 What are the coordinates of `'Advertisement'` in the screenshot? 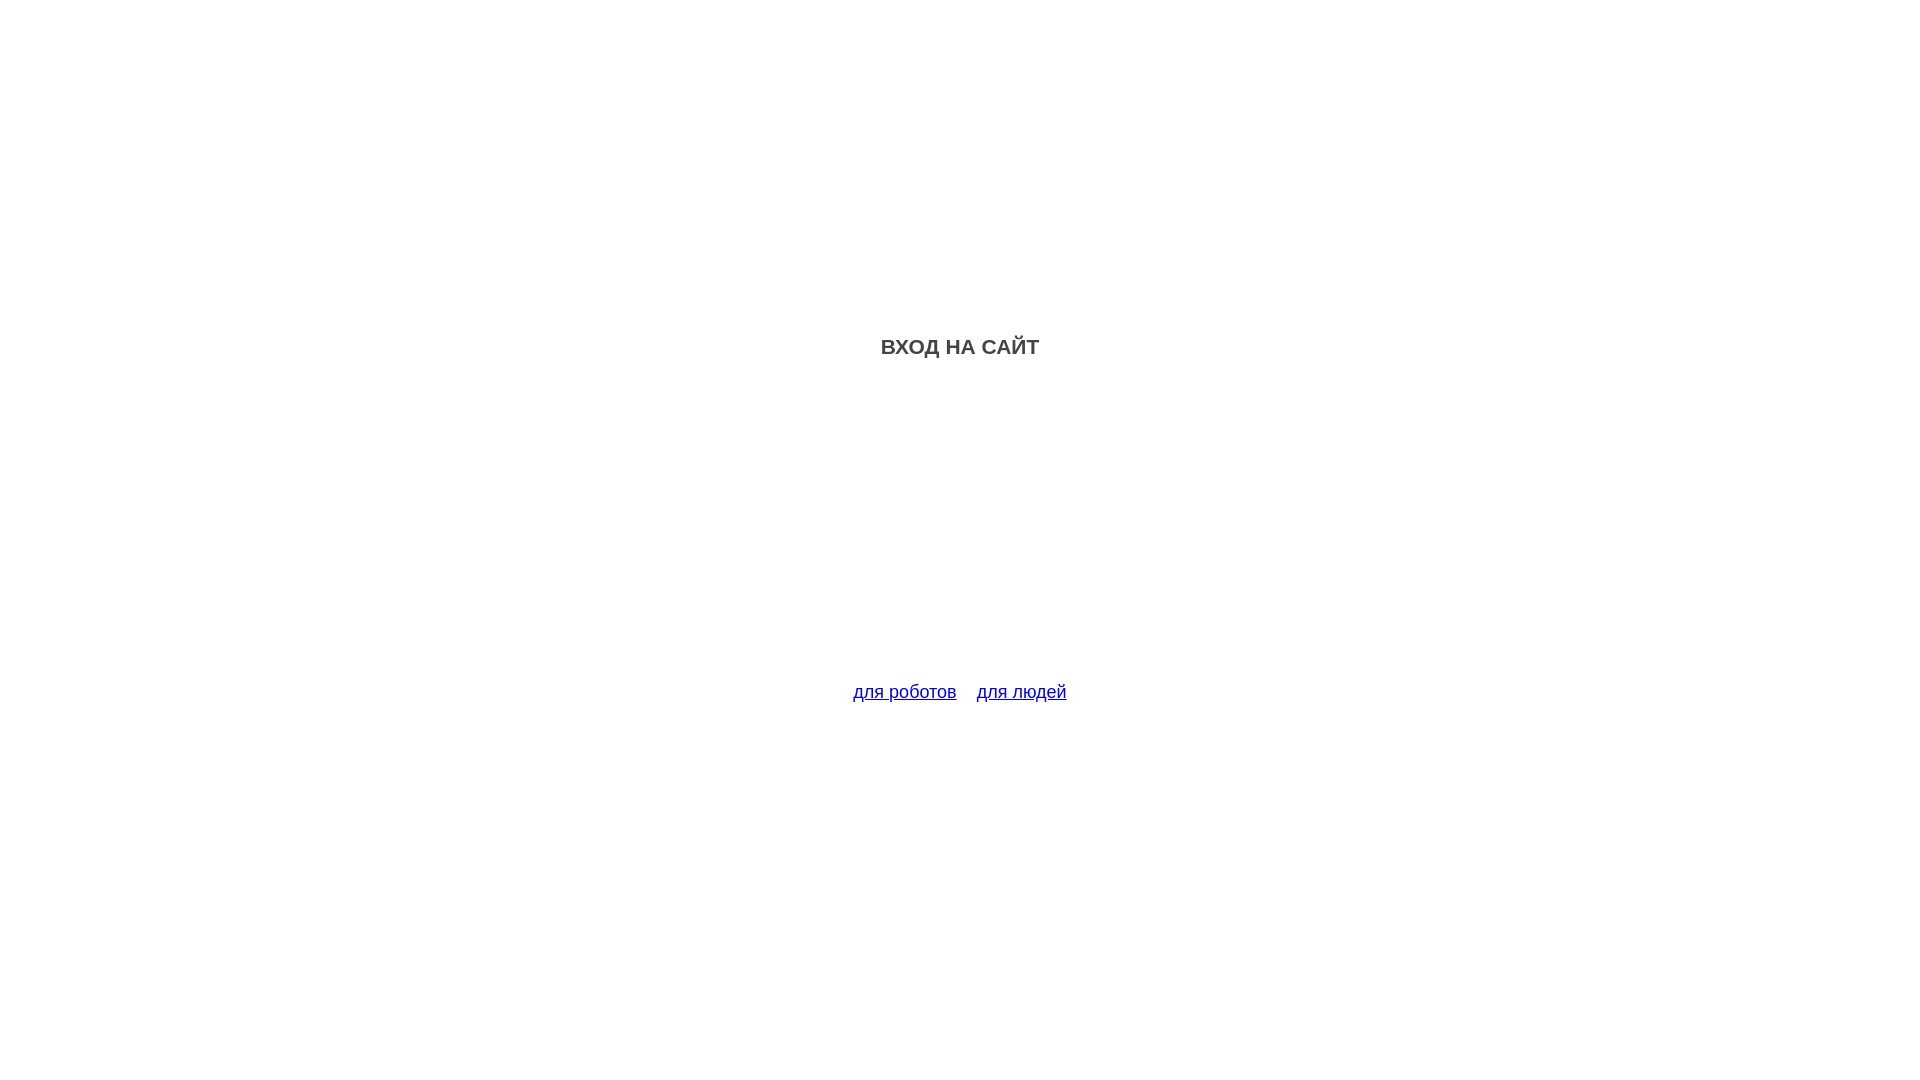 It's located at (960, 531).